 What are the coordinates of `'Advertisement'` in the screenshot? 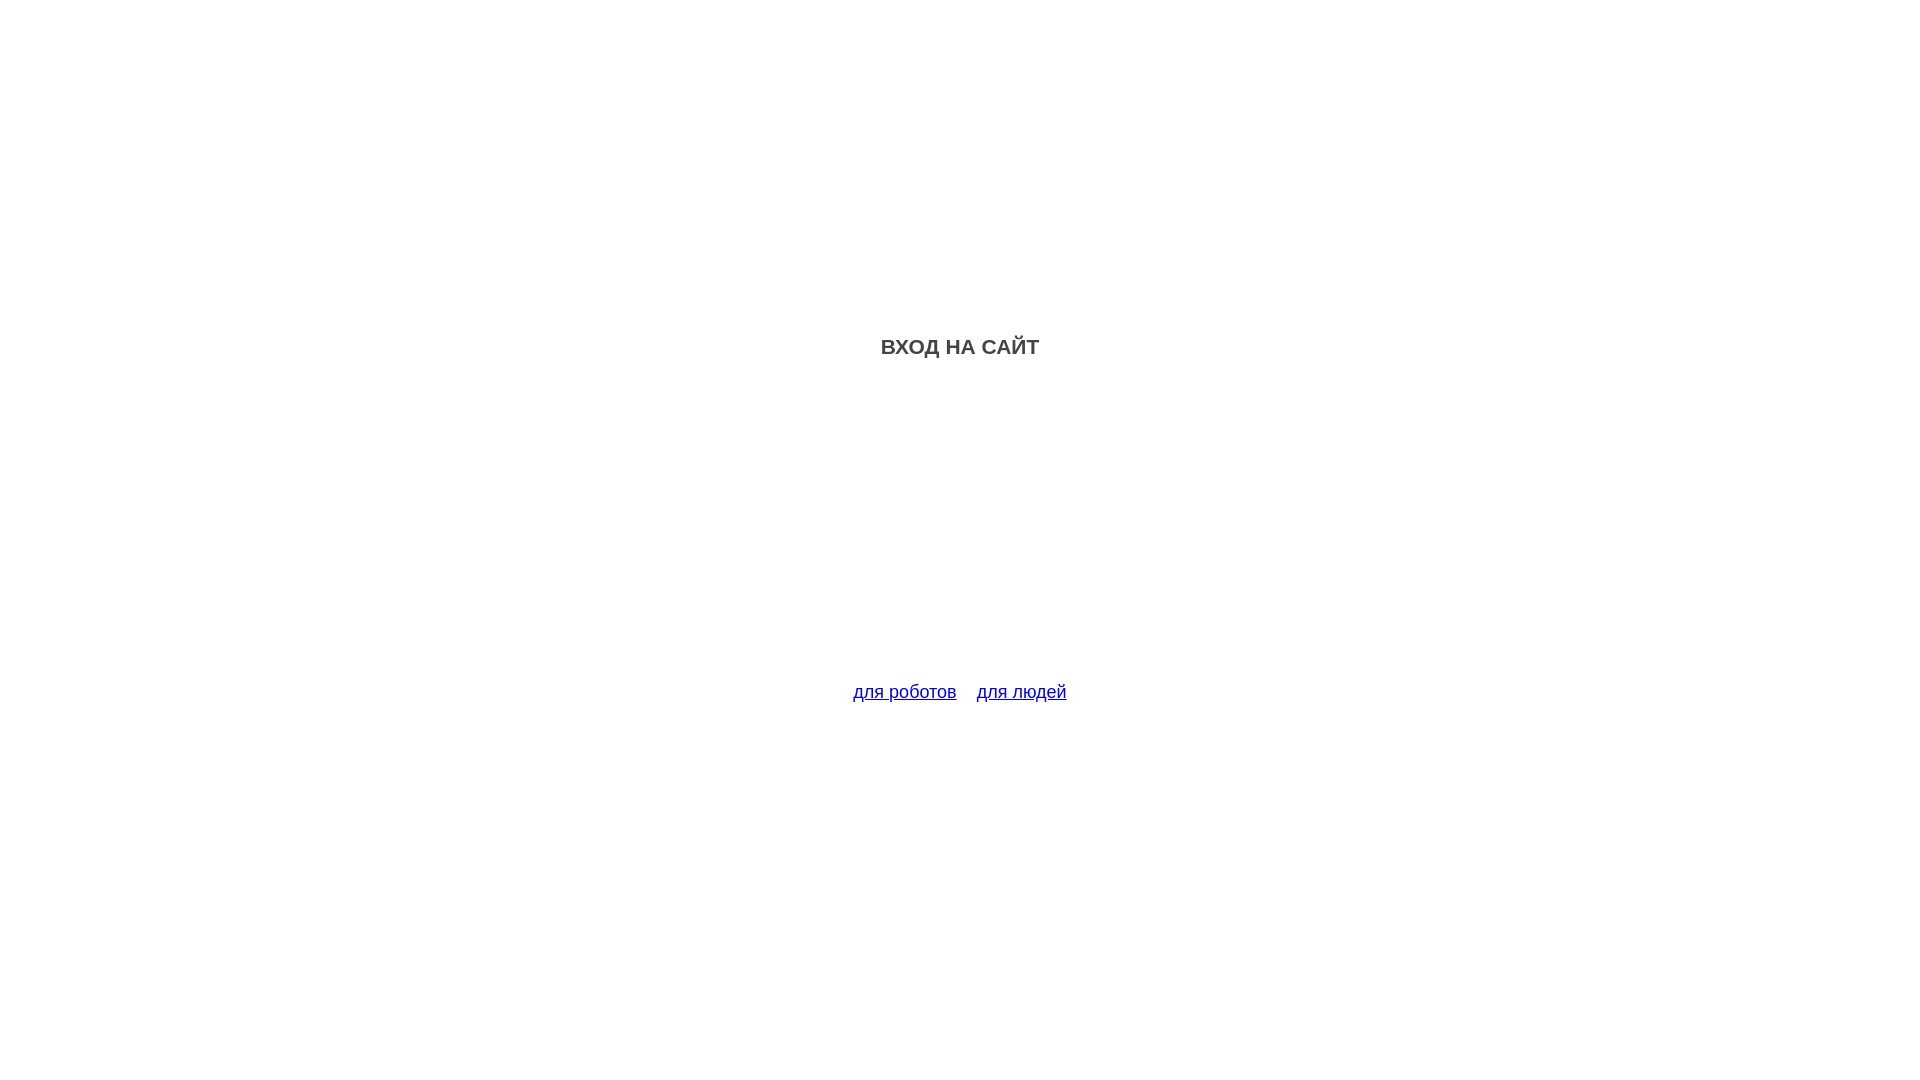 It's located at (960, 531).